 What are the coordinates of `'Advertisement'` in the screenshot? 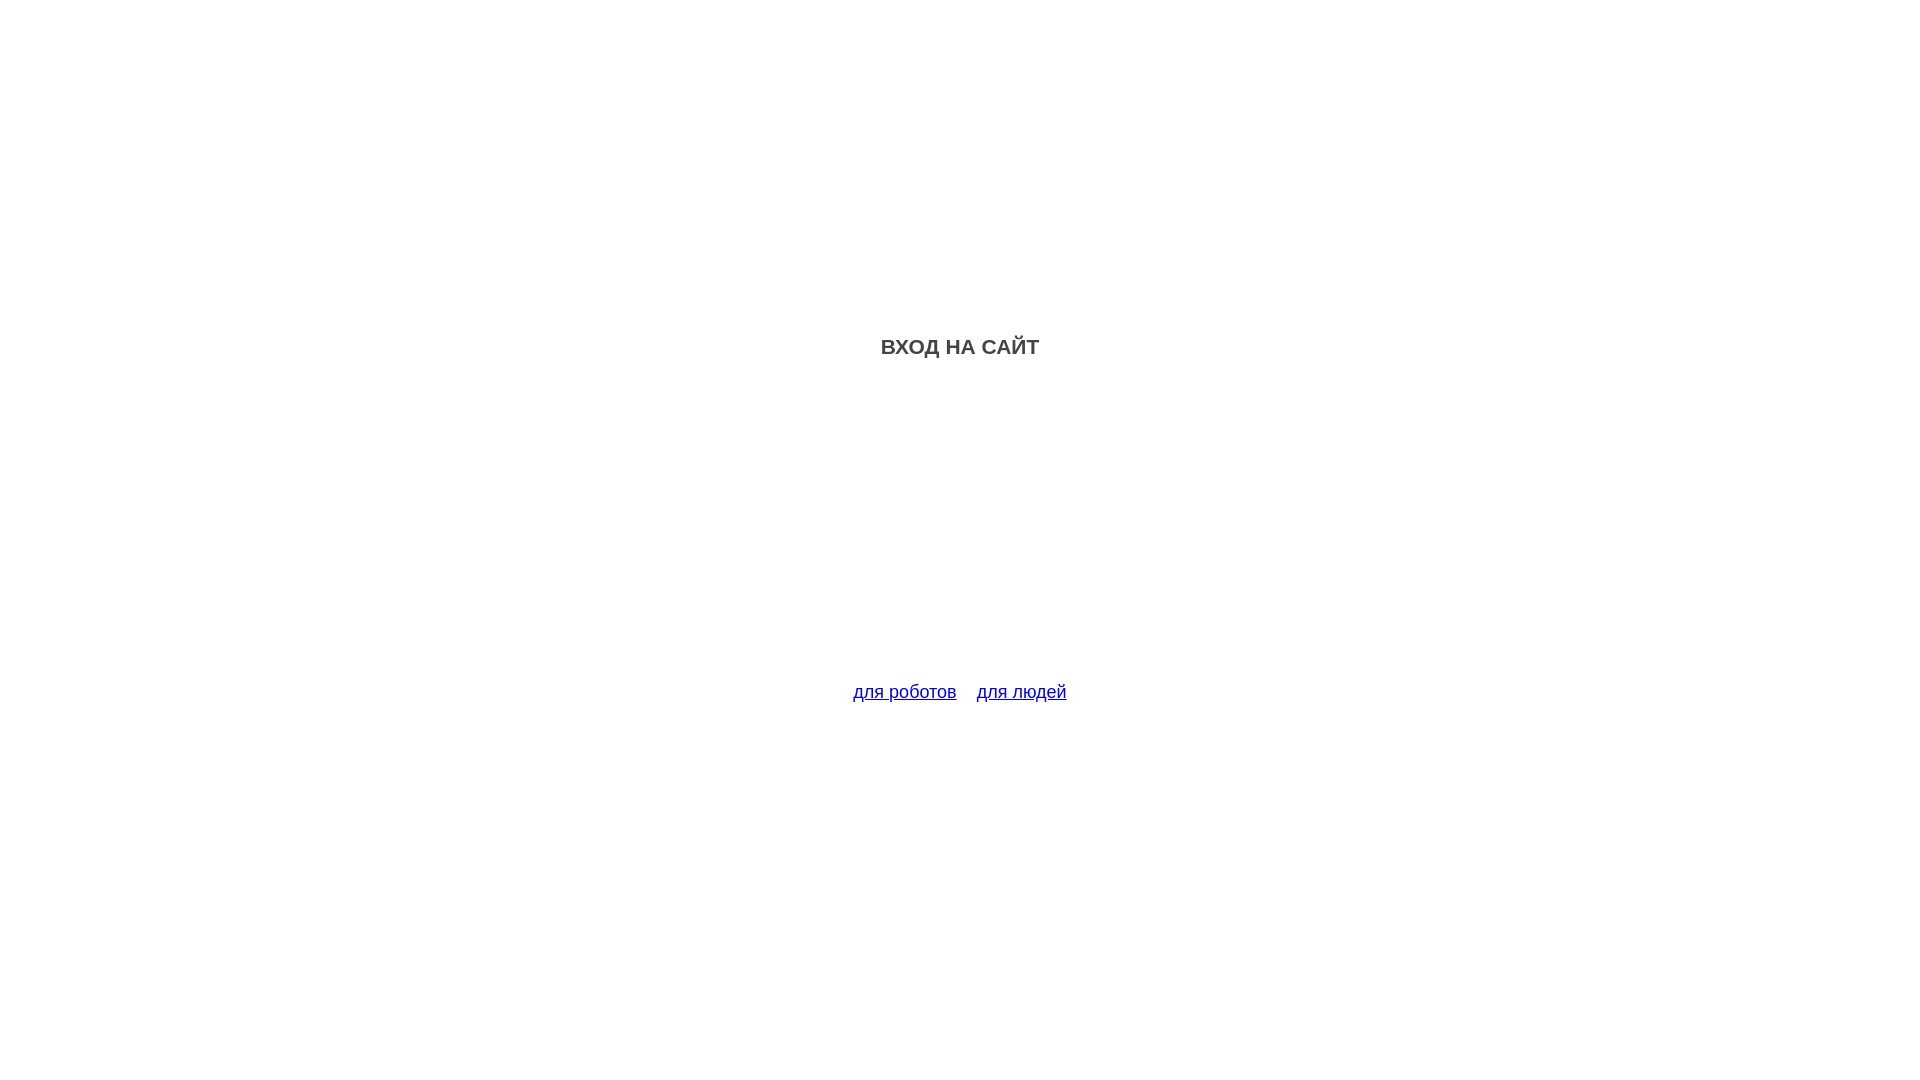 It's located at (960, 531).